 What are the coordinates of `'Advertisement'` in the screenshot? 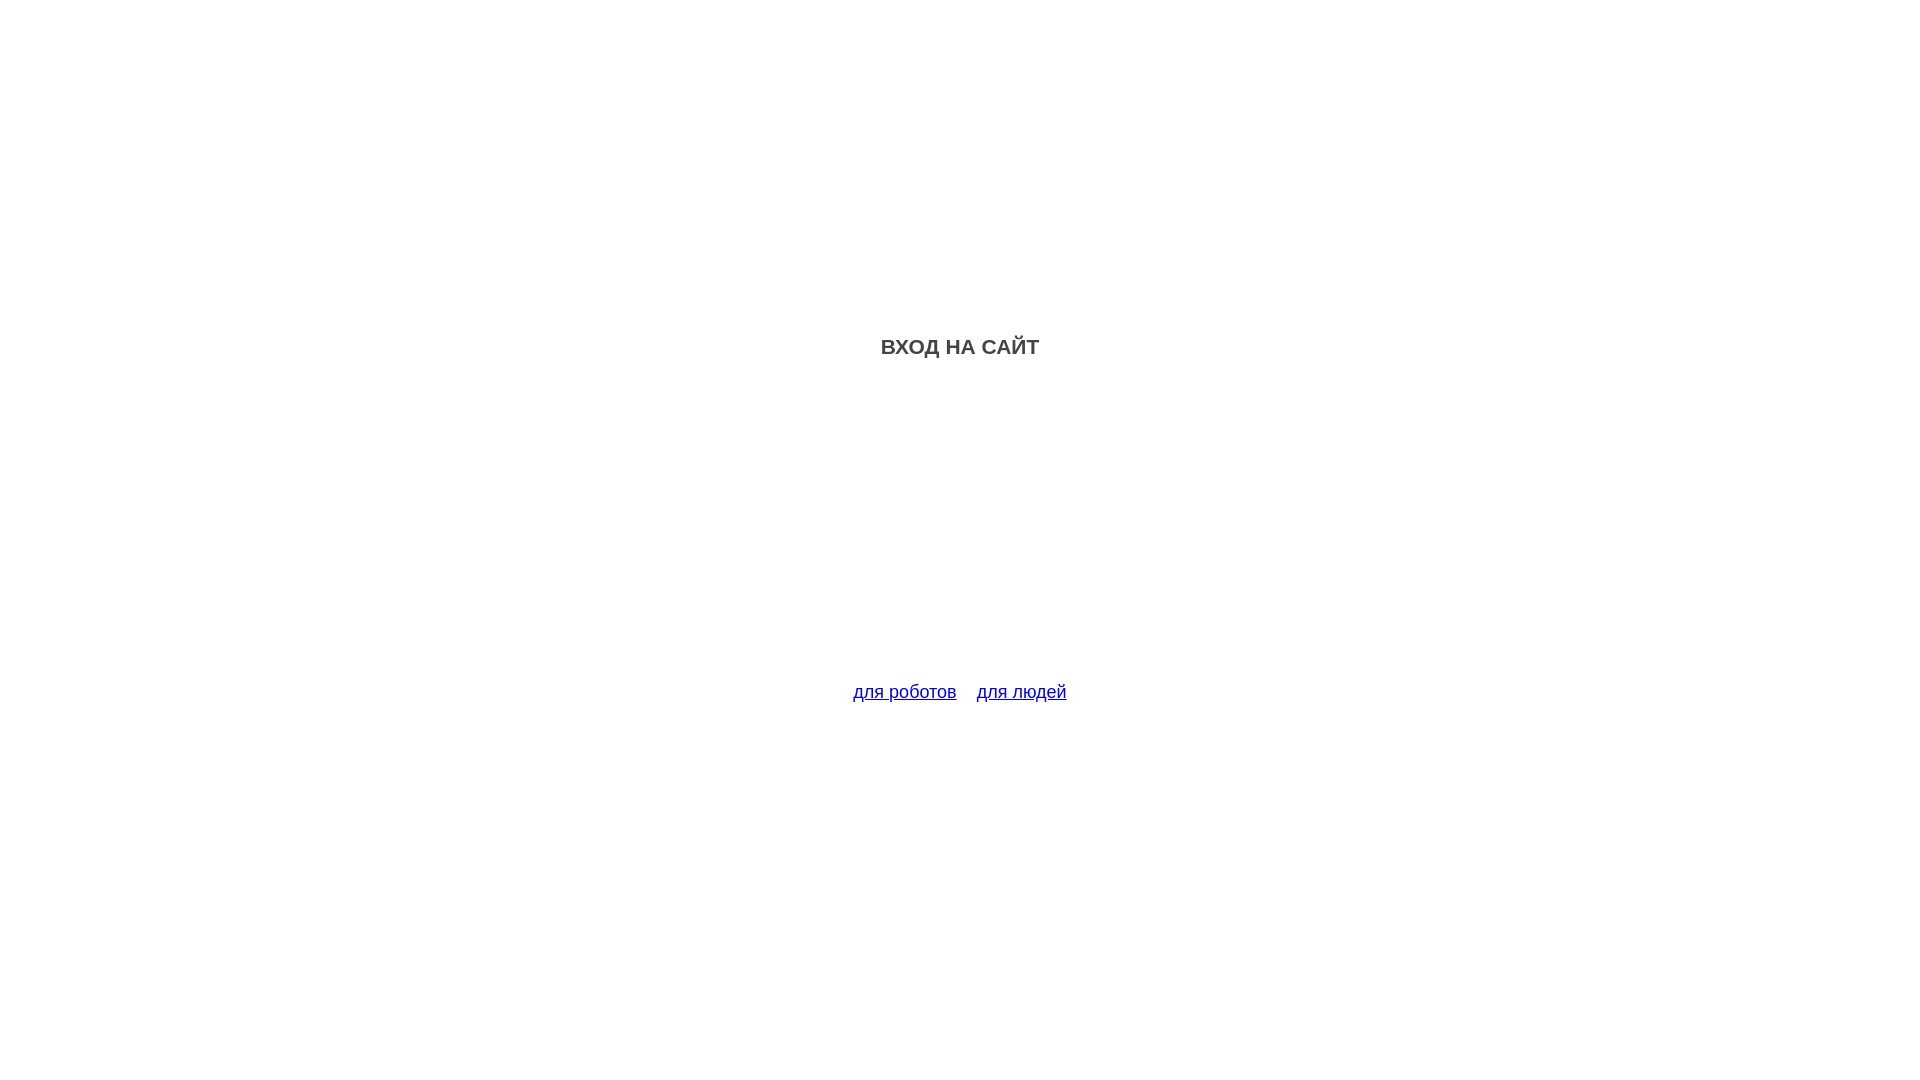 It's located at (960, 531).